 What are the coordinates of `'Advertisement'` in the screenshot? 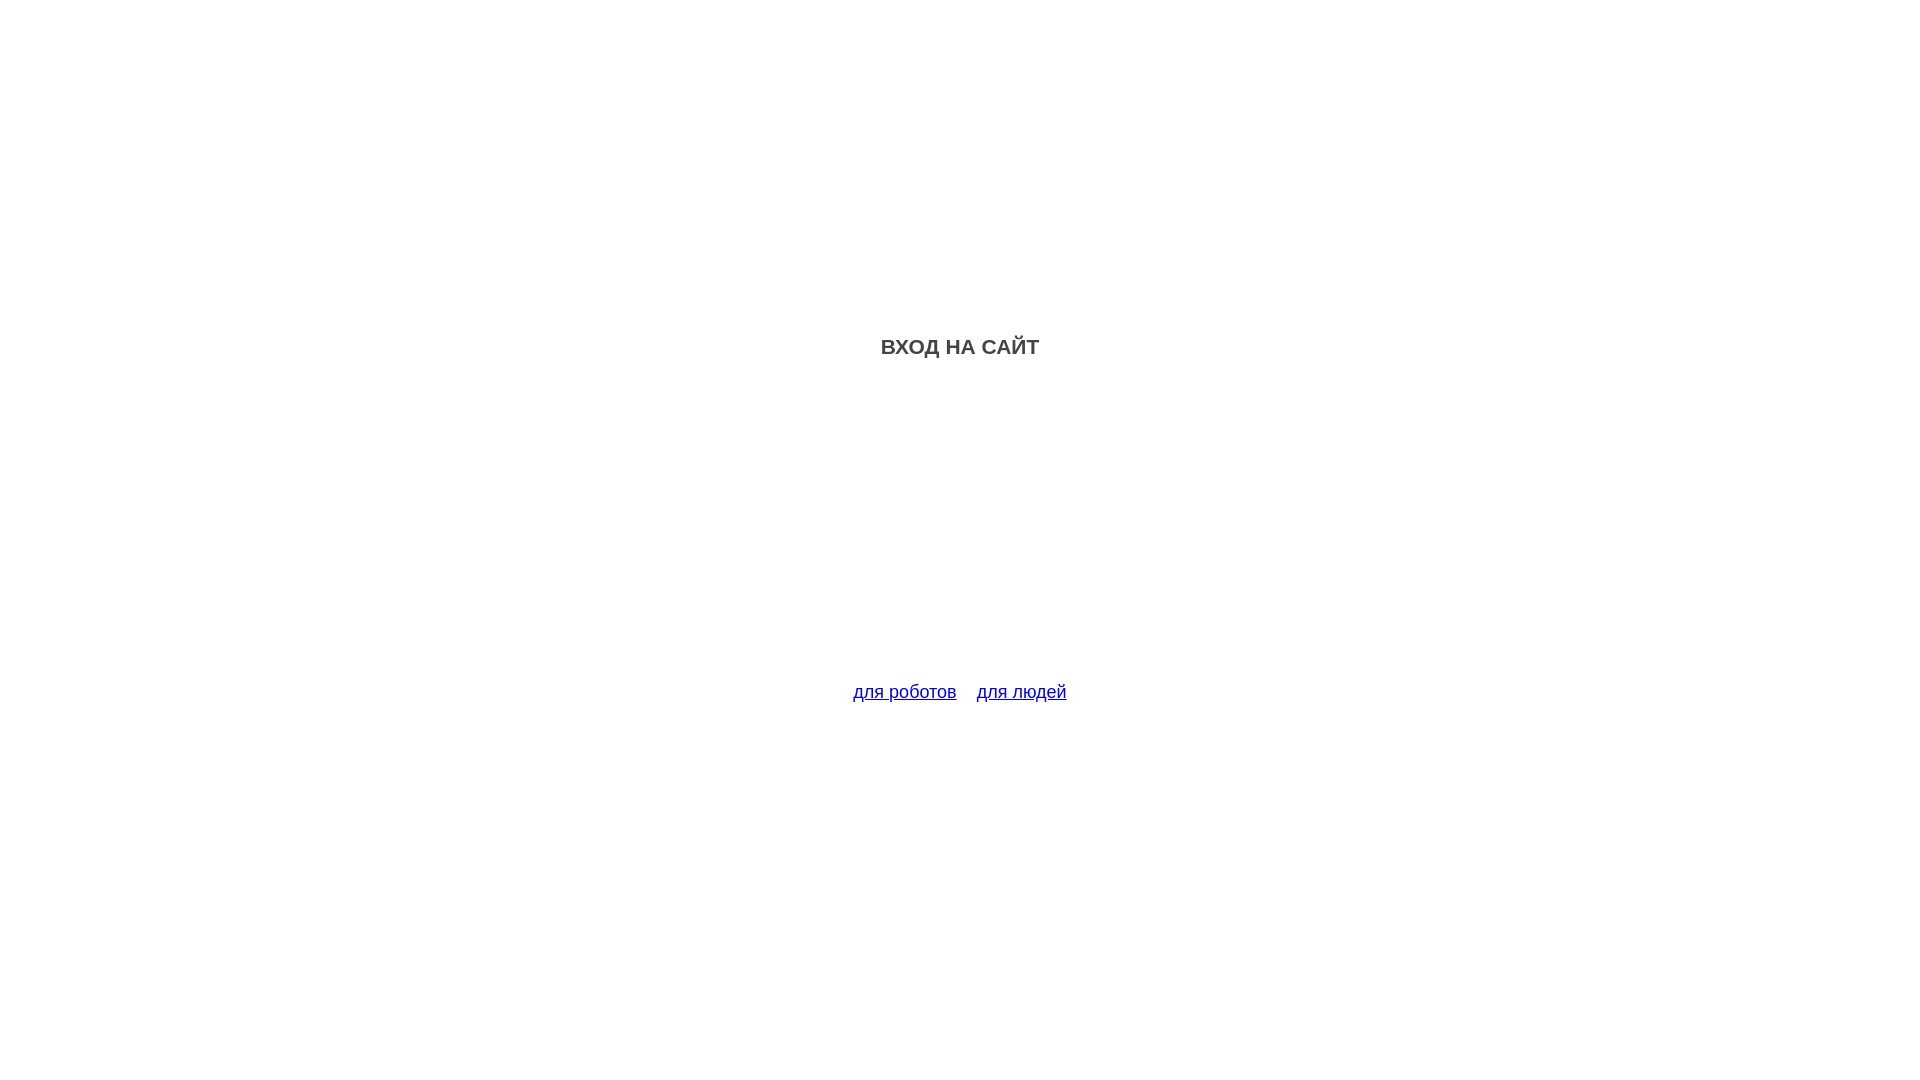 It's located at (960, 531).